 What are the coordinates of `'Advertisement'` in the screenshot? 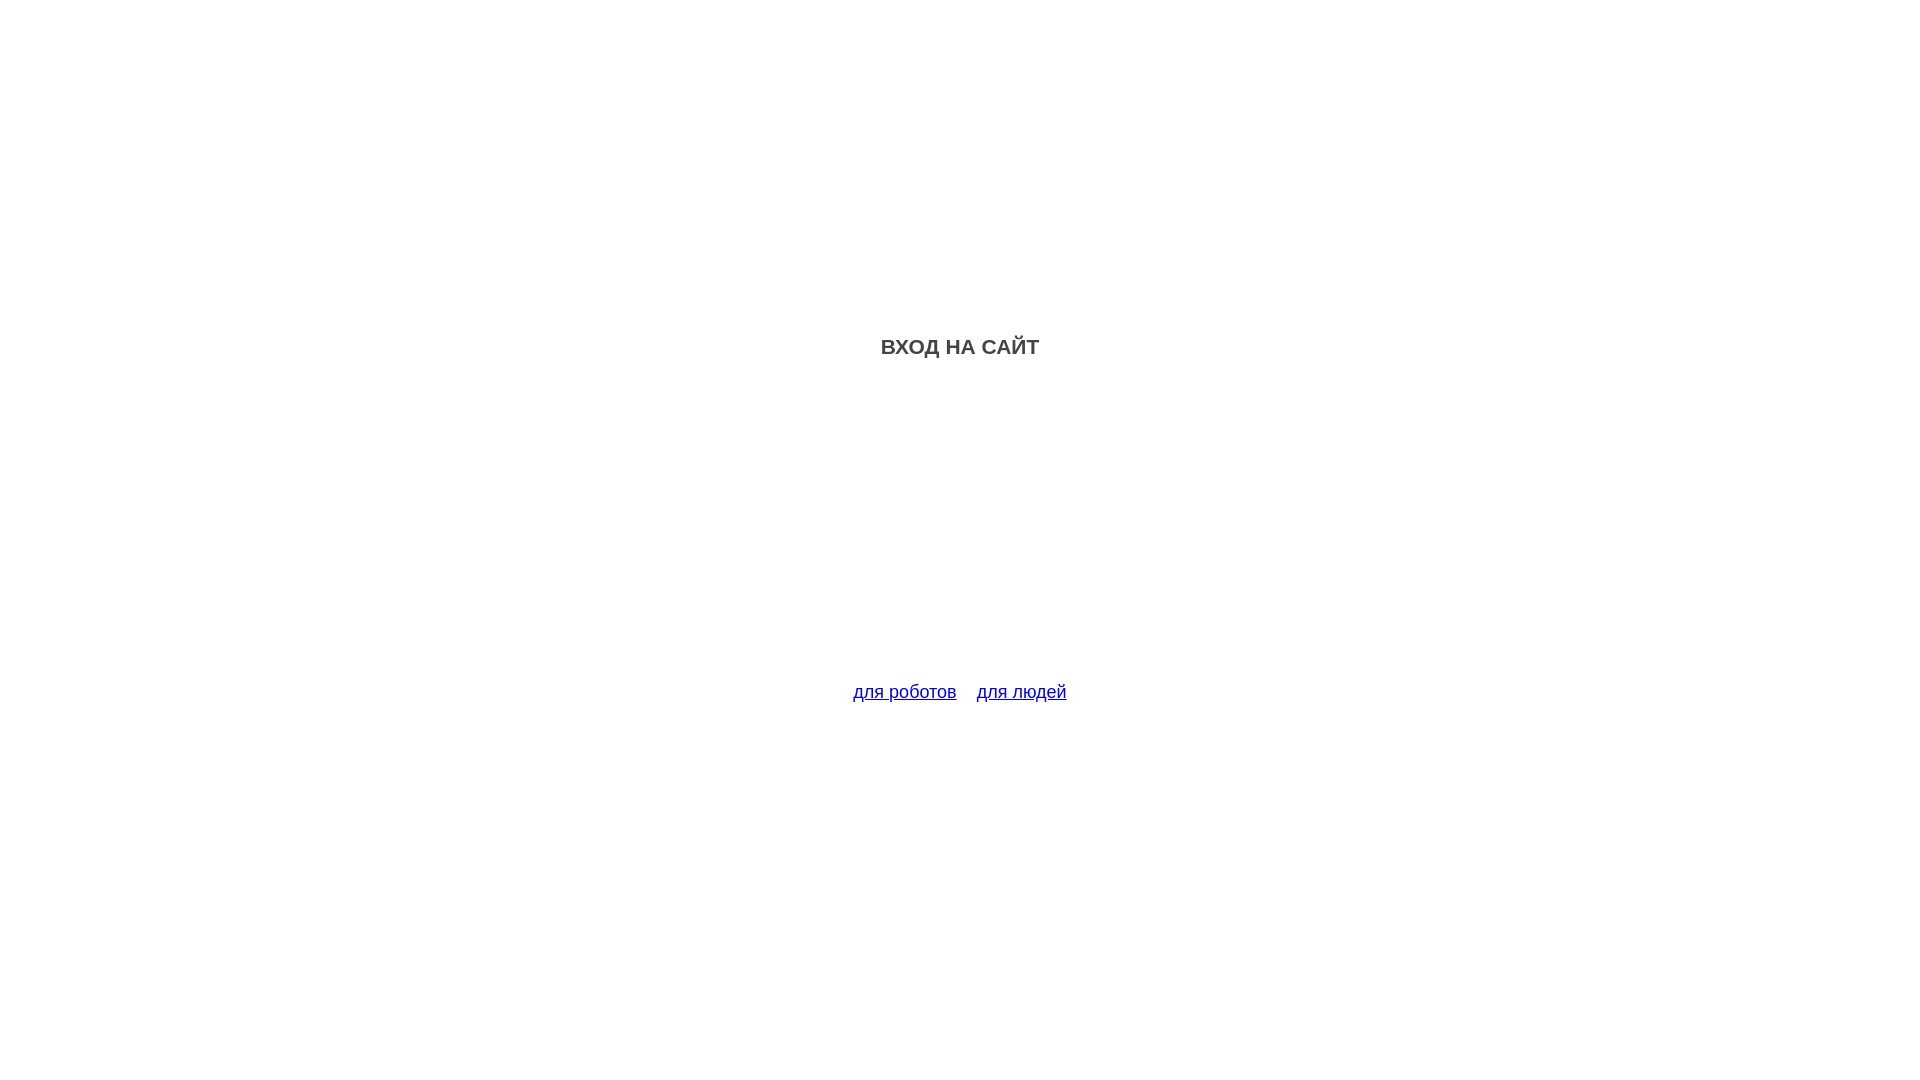 It's located at (960, 531).